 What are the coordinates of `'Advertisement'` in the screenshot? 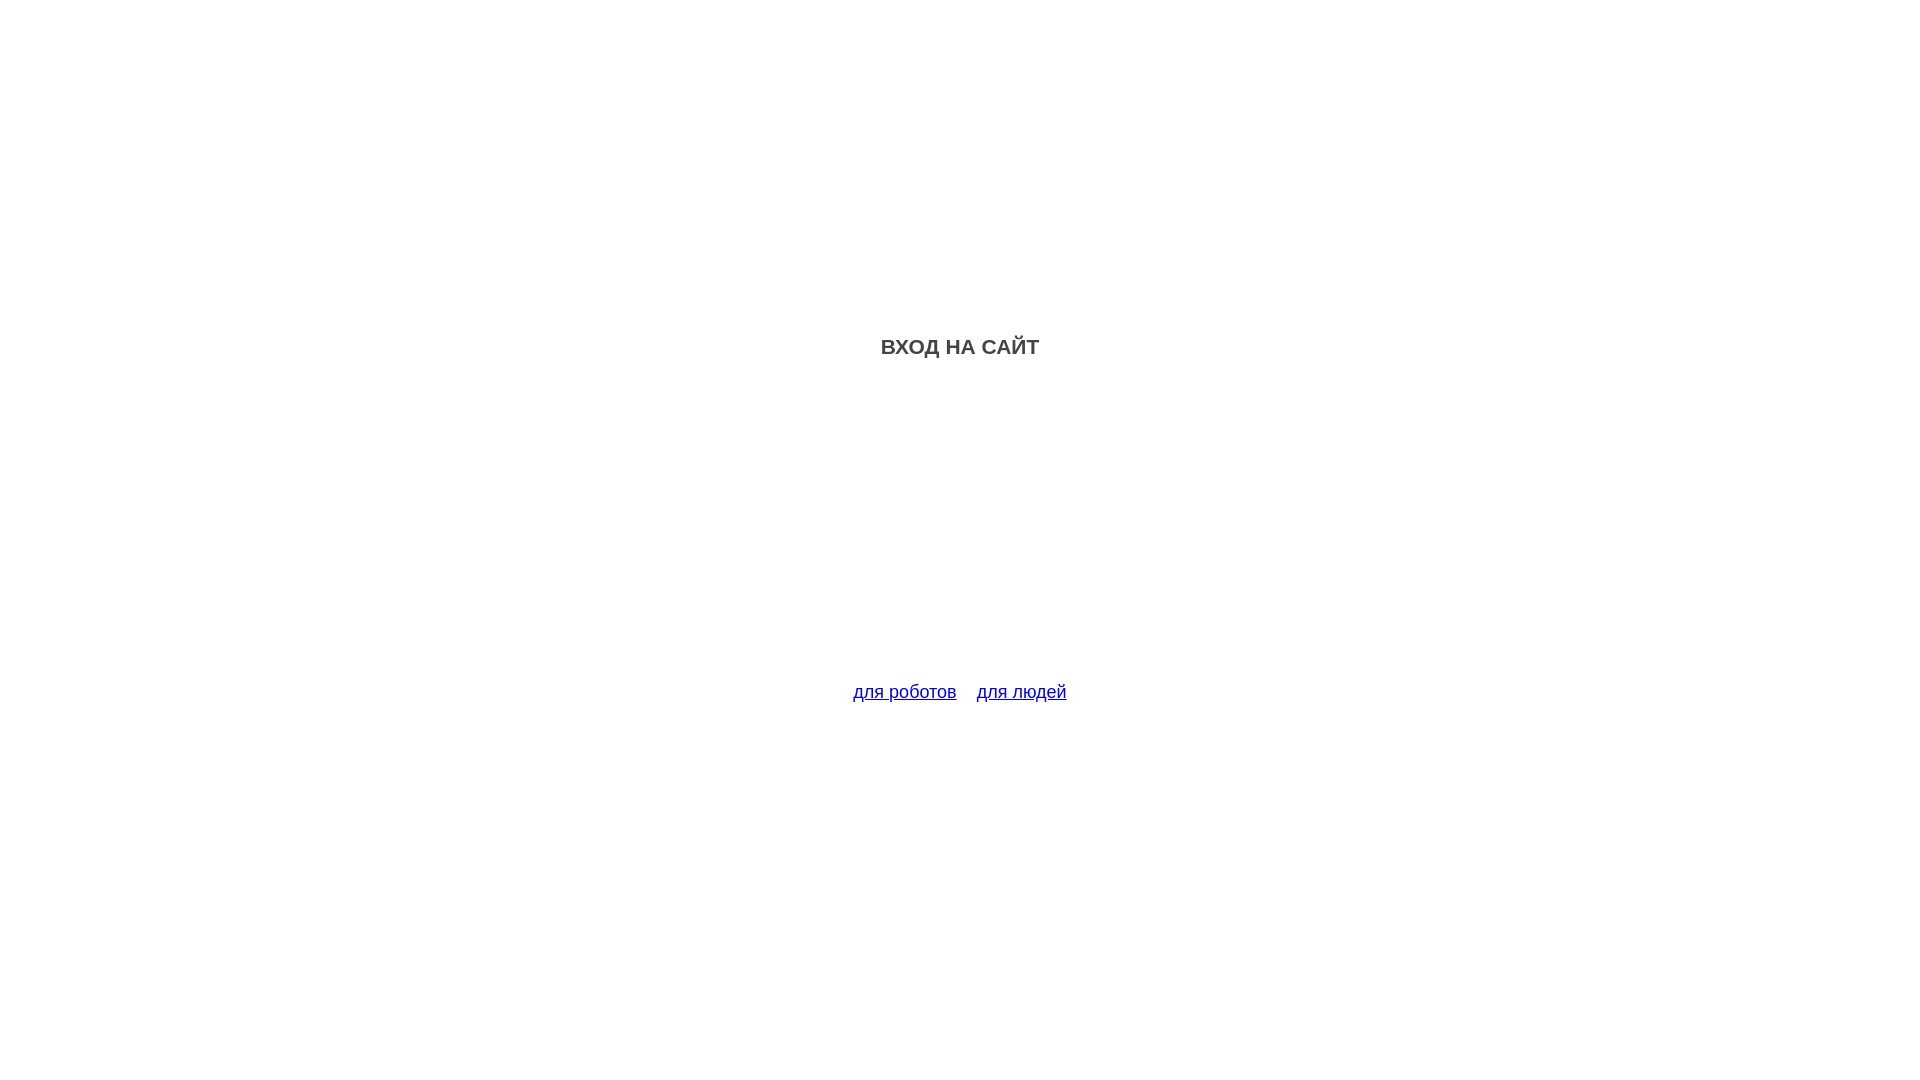 It's located at (960, 531).